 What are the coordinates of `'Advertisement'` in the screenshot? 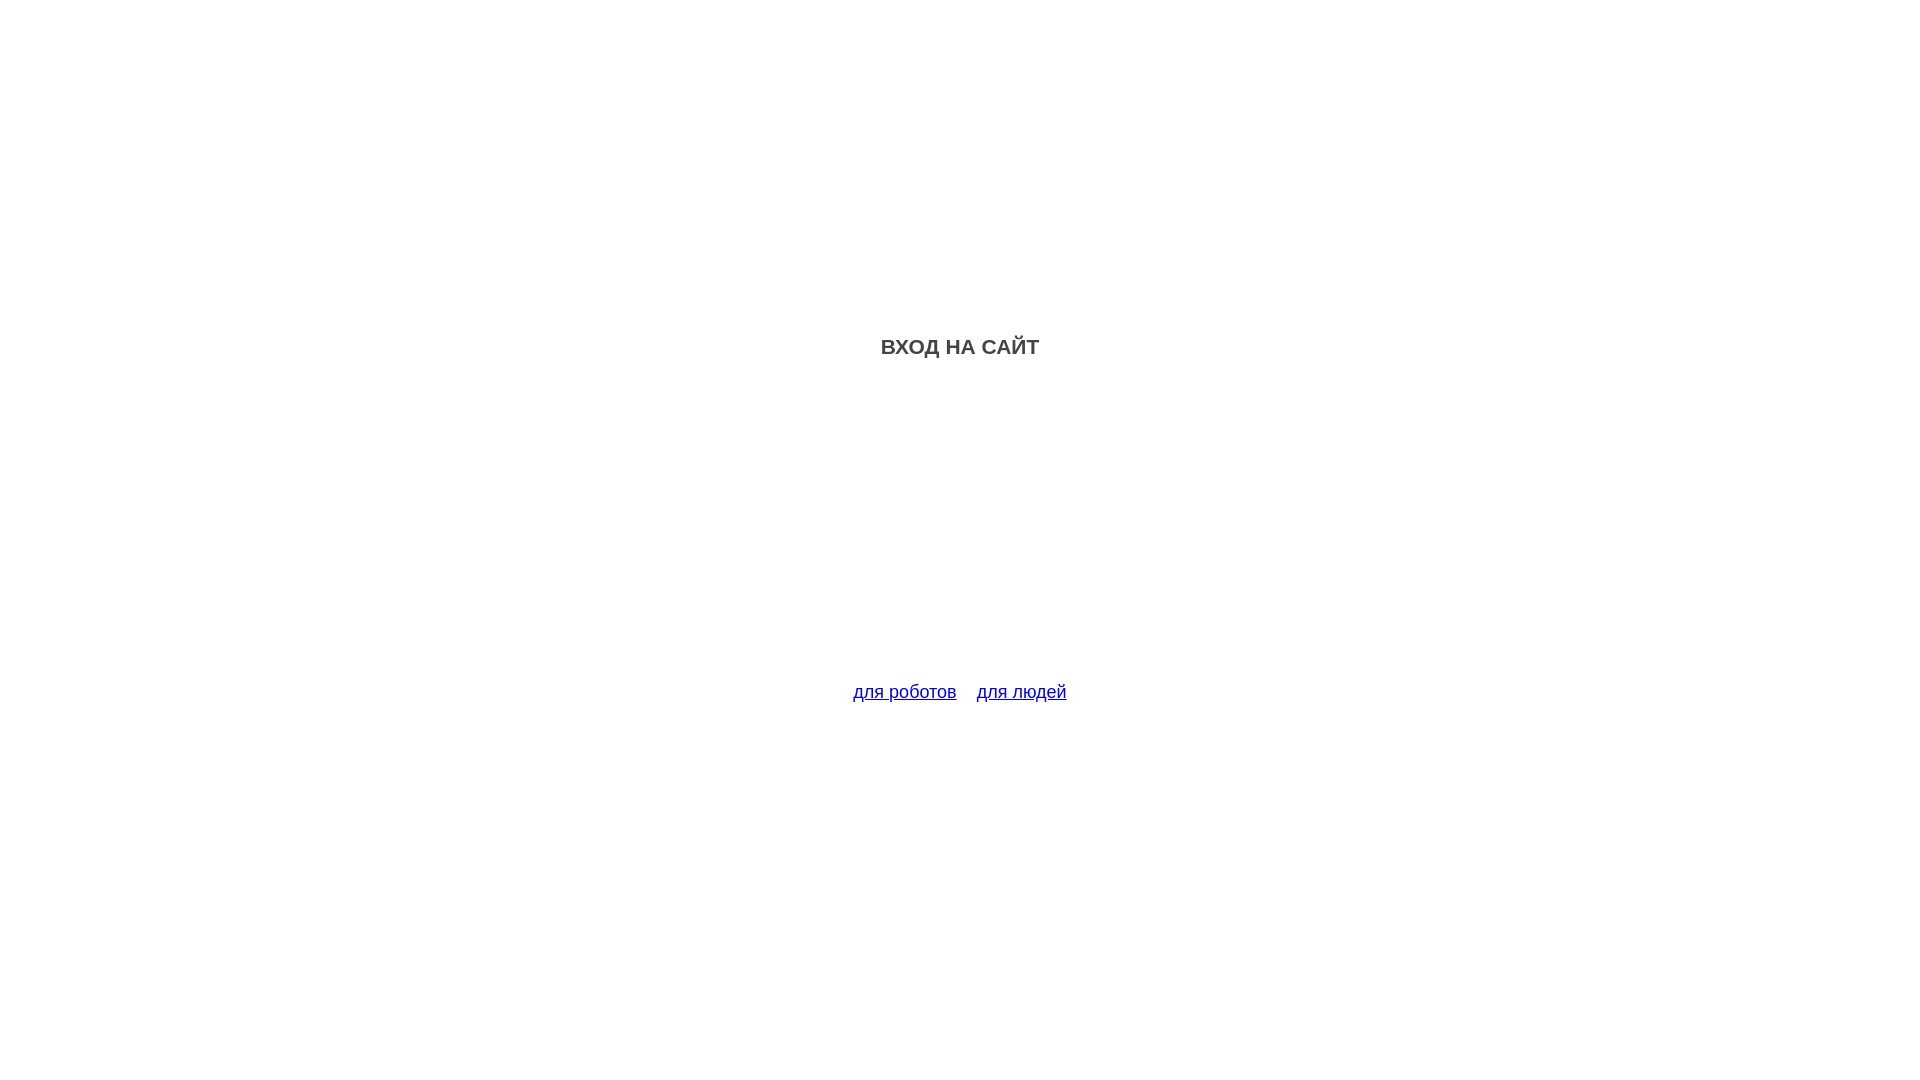 It's located at (960, 531).